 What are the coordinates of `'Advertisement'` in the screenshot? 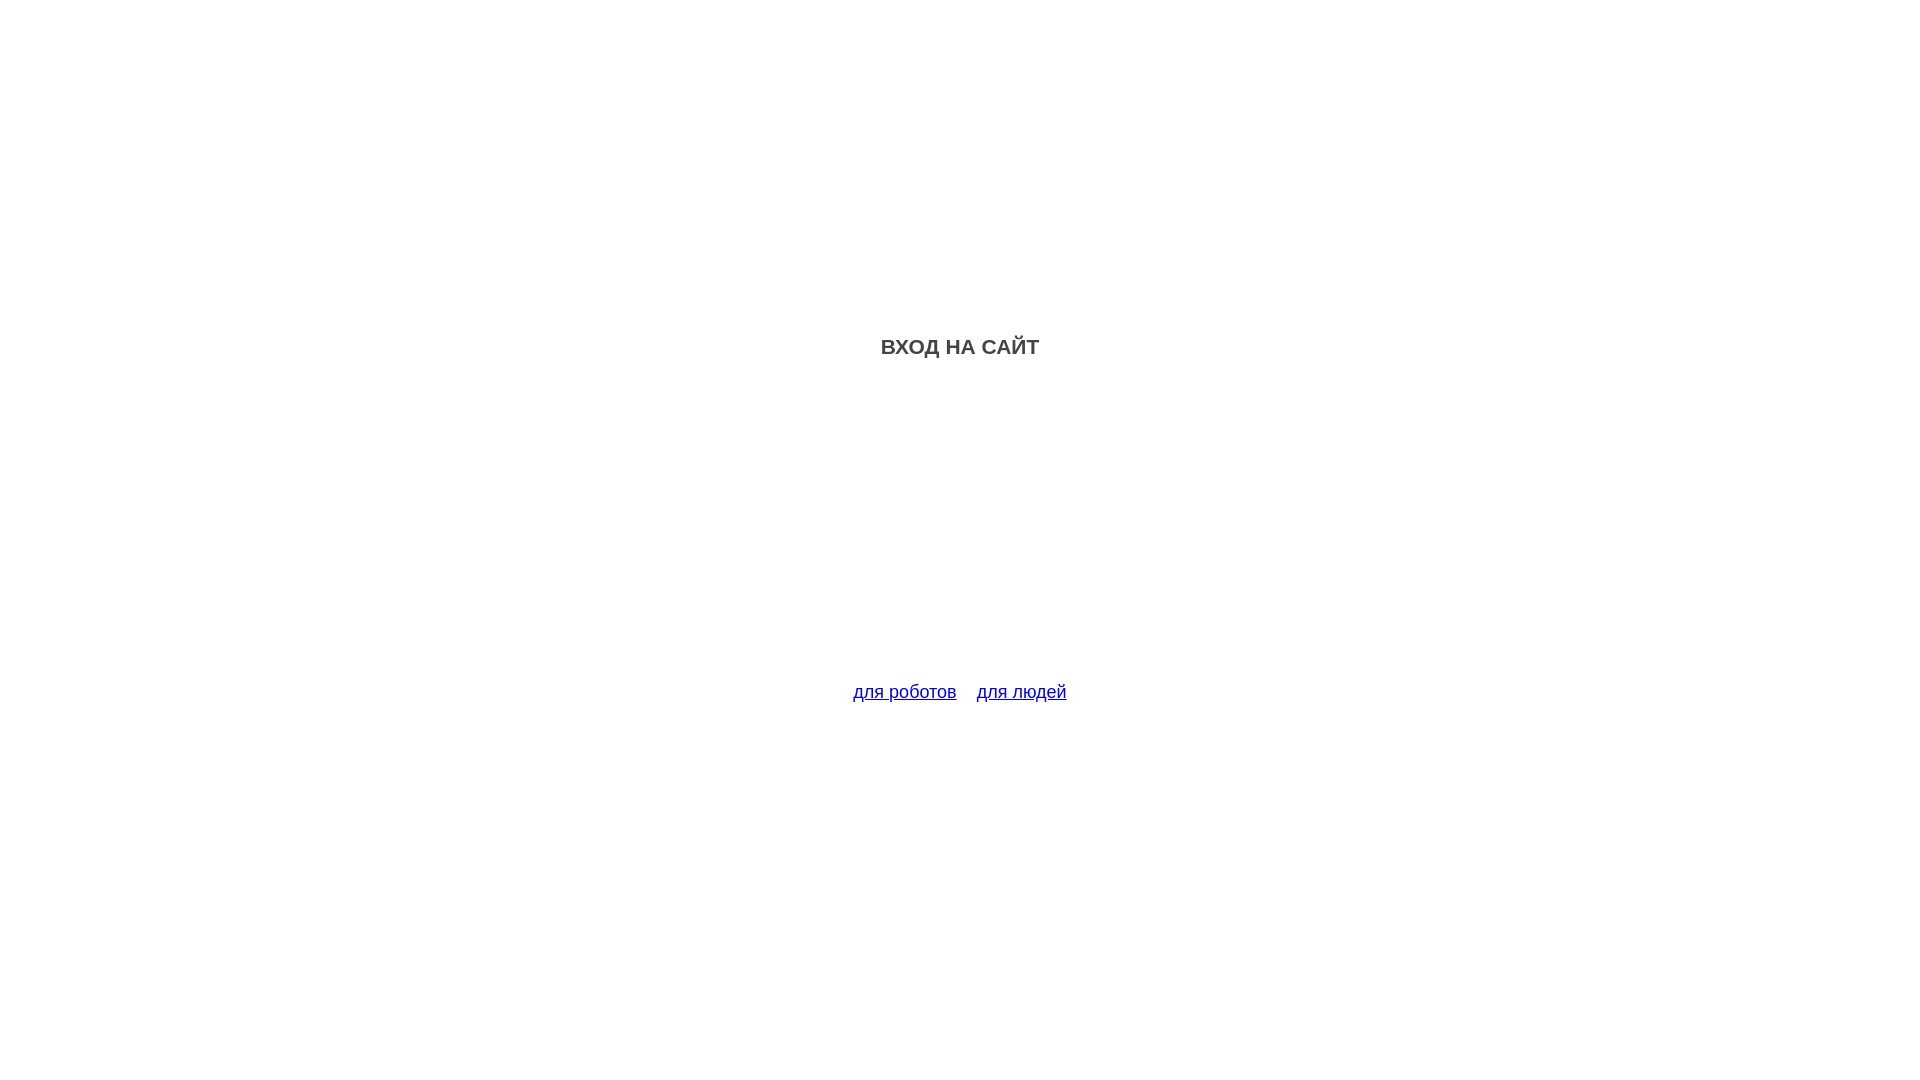 It's located at (960, 531).